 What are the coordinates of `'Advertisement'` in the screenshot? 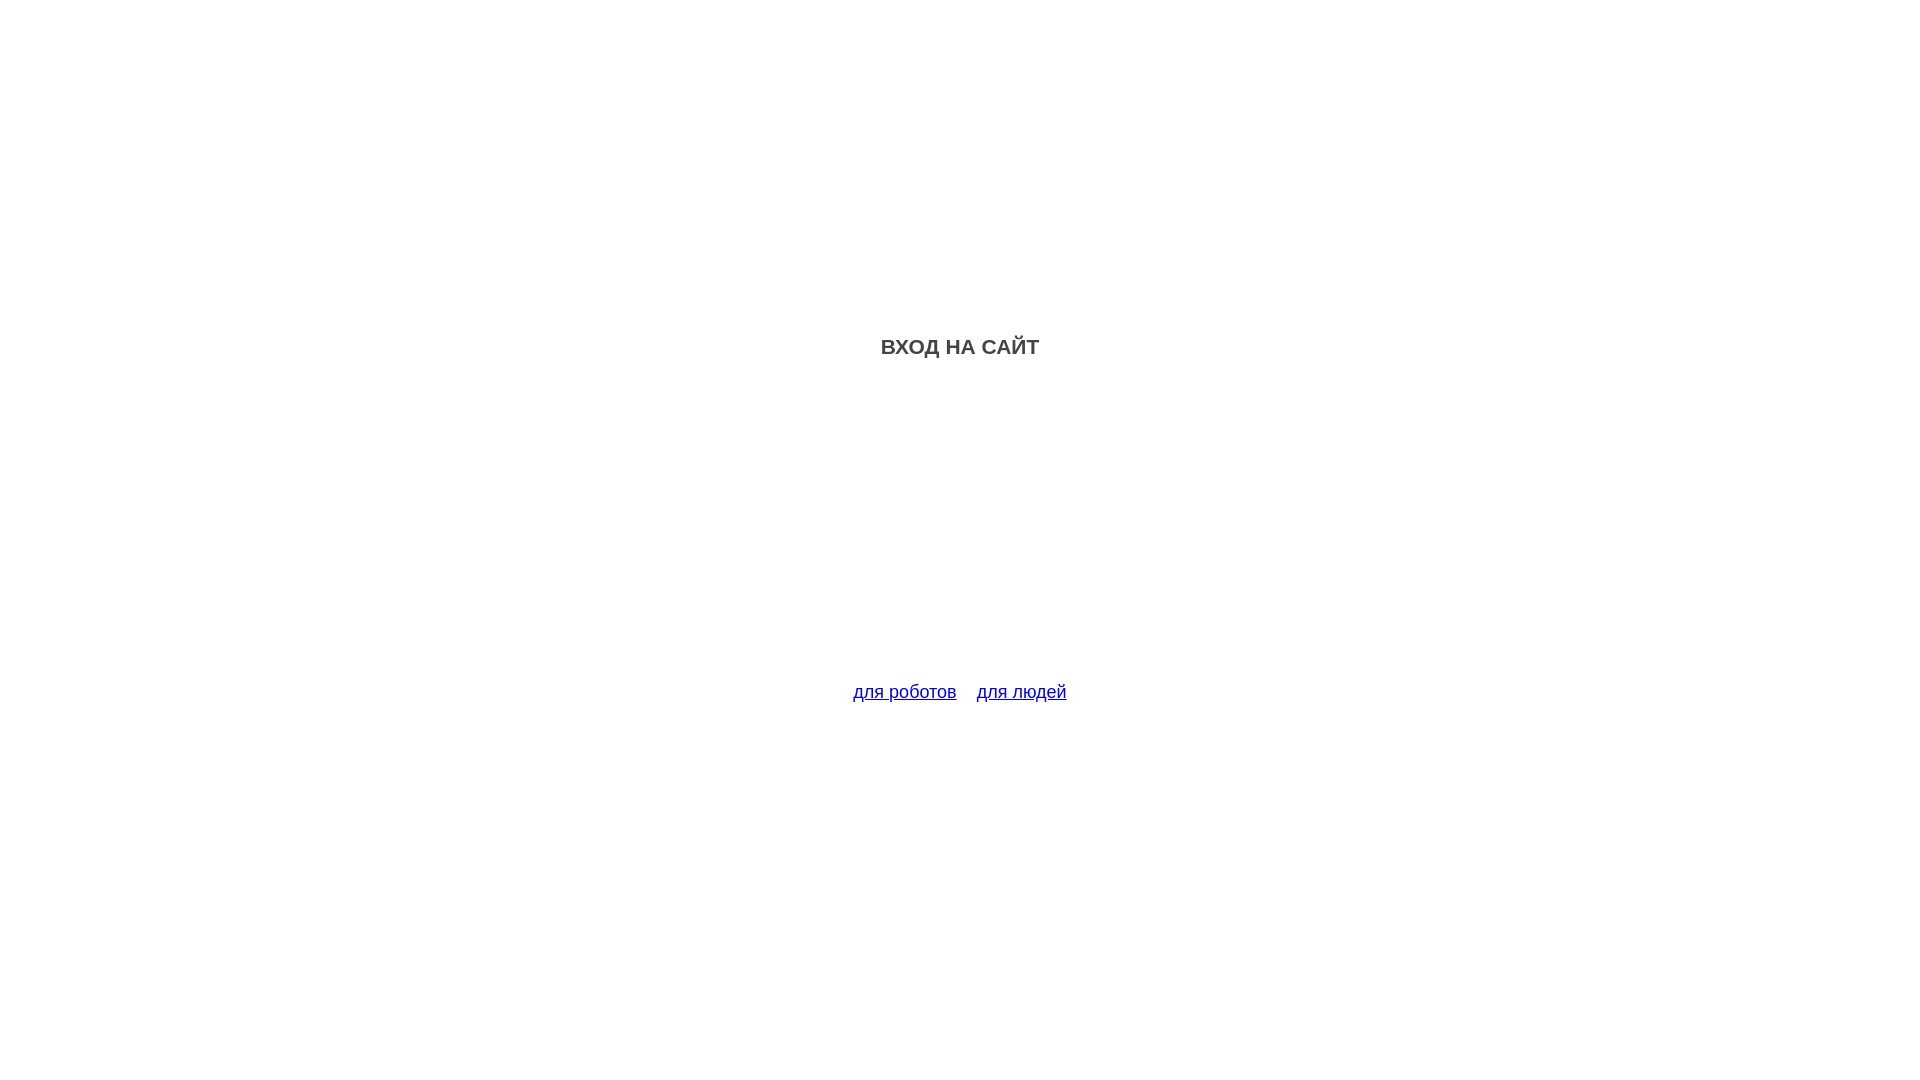 It's located at (960, 531).